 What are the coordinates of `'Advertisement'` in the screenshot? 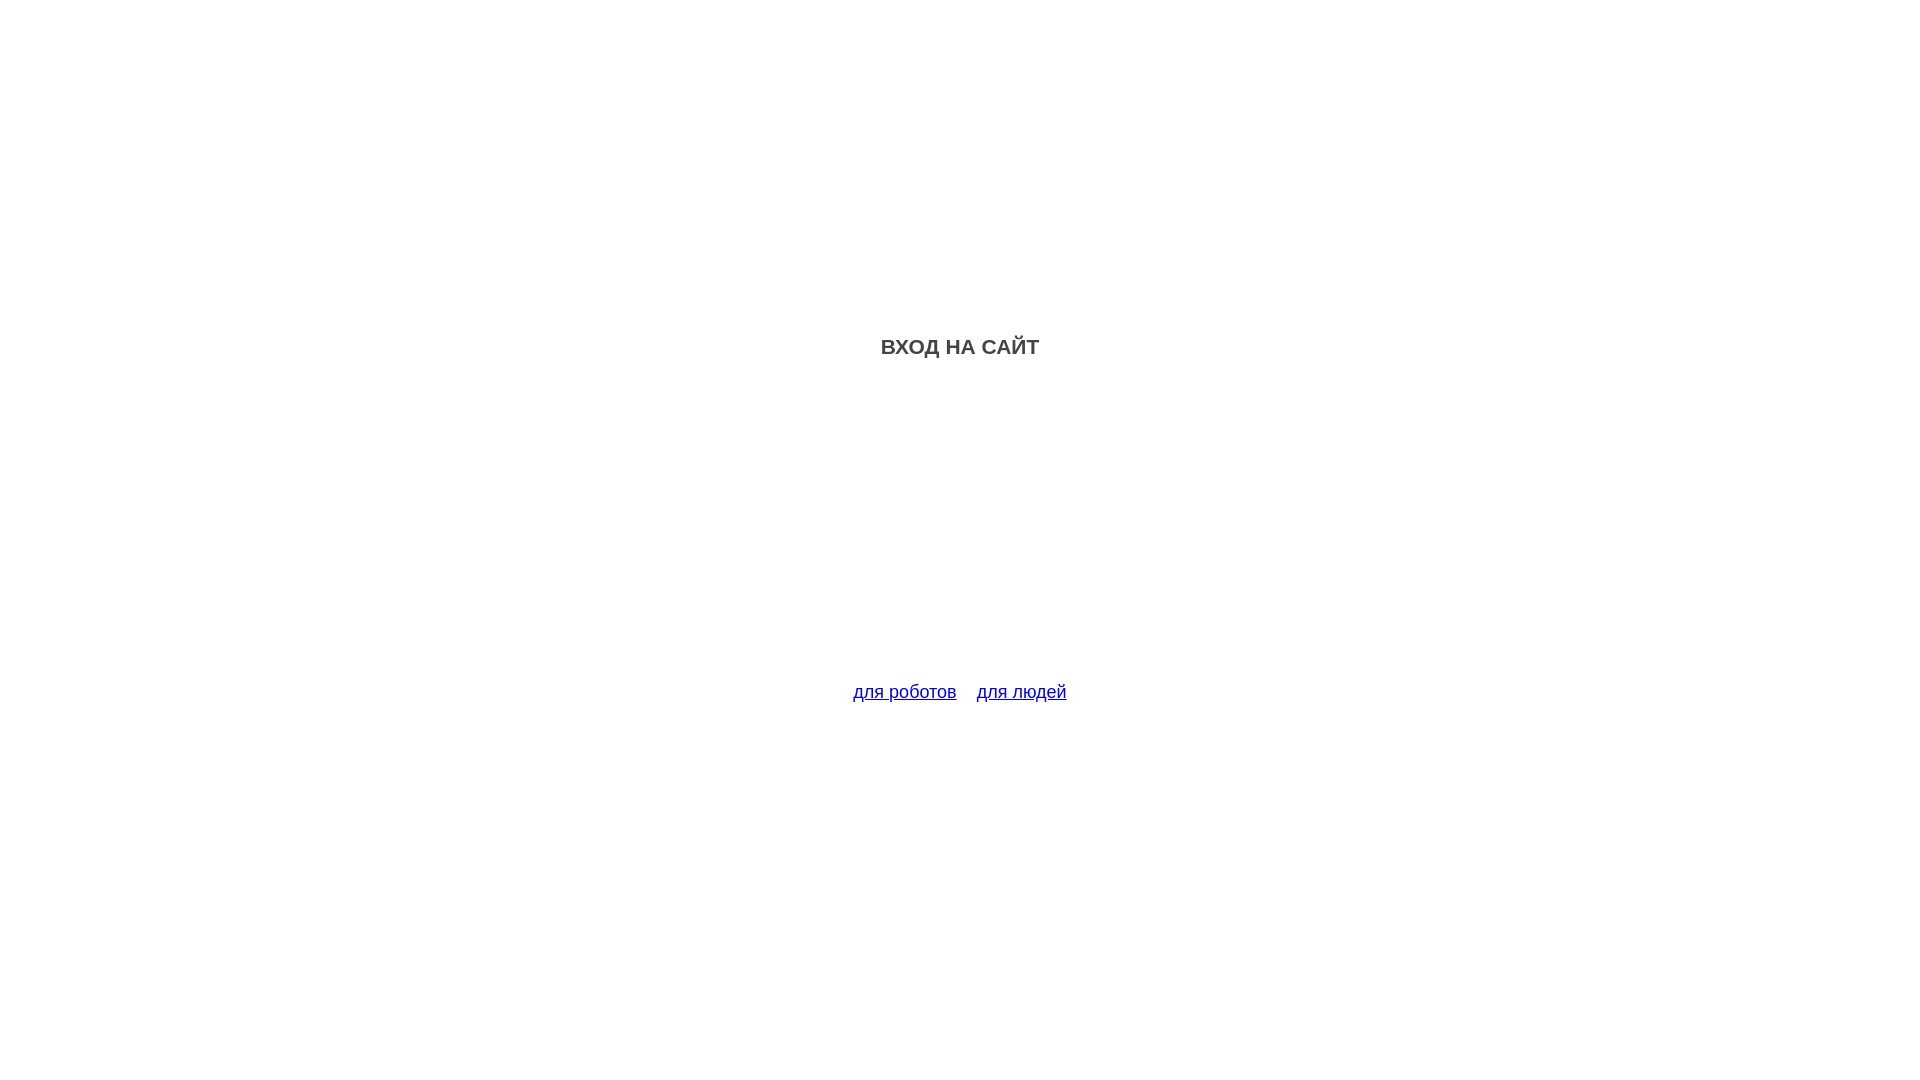 It's located at (960, 531).